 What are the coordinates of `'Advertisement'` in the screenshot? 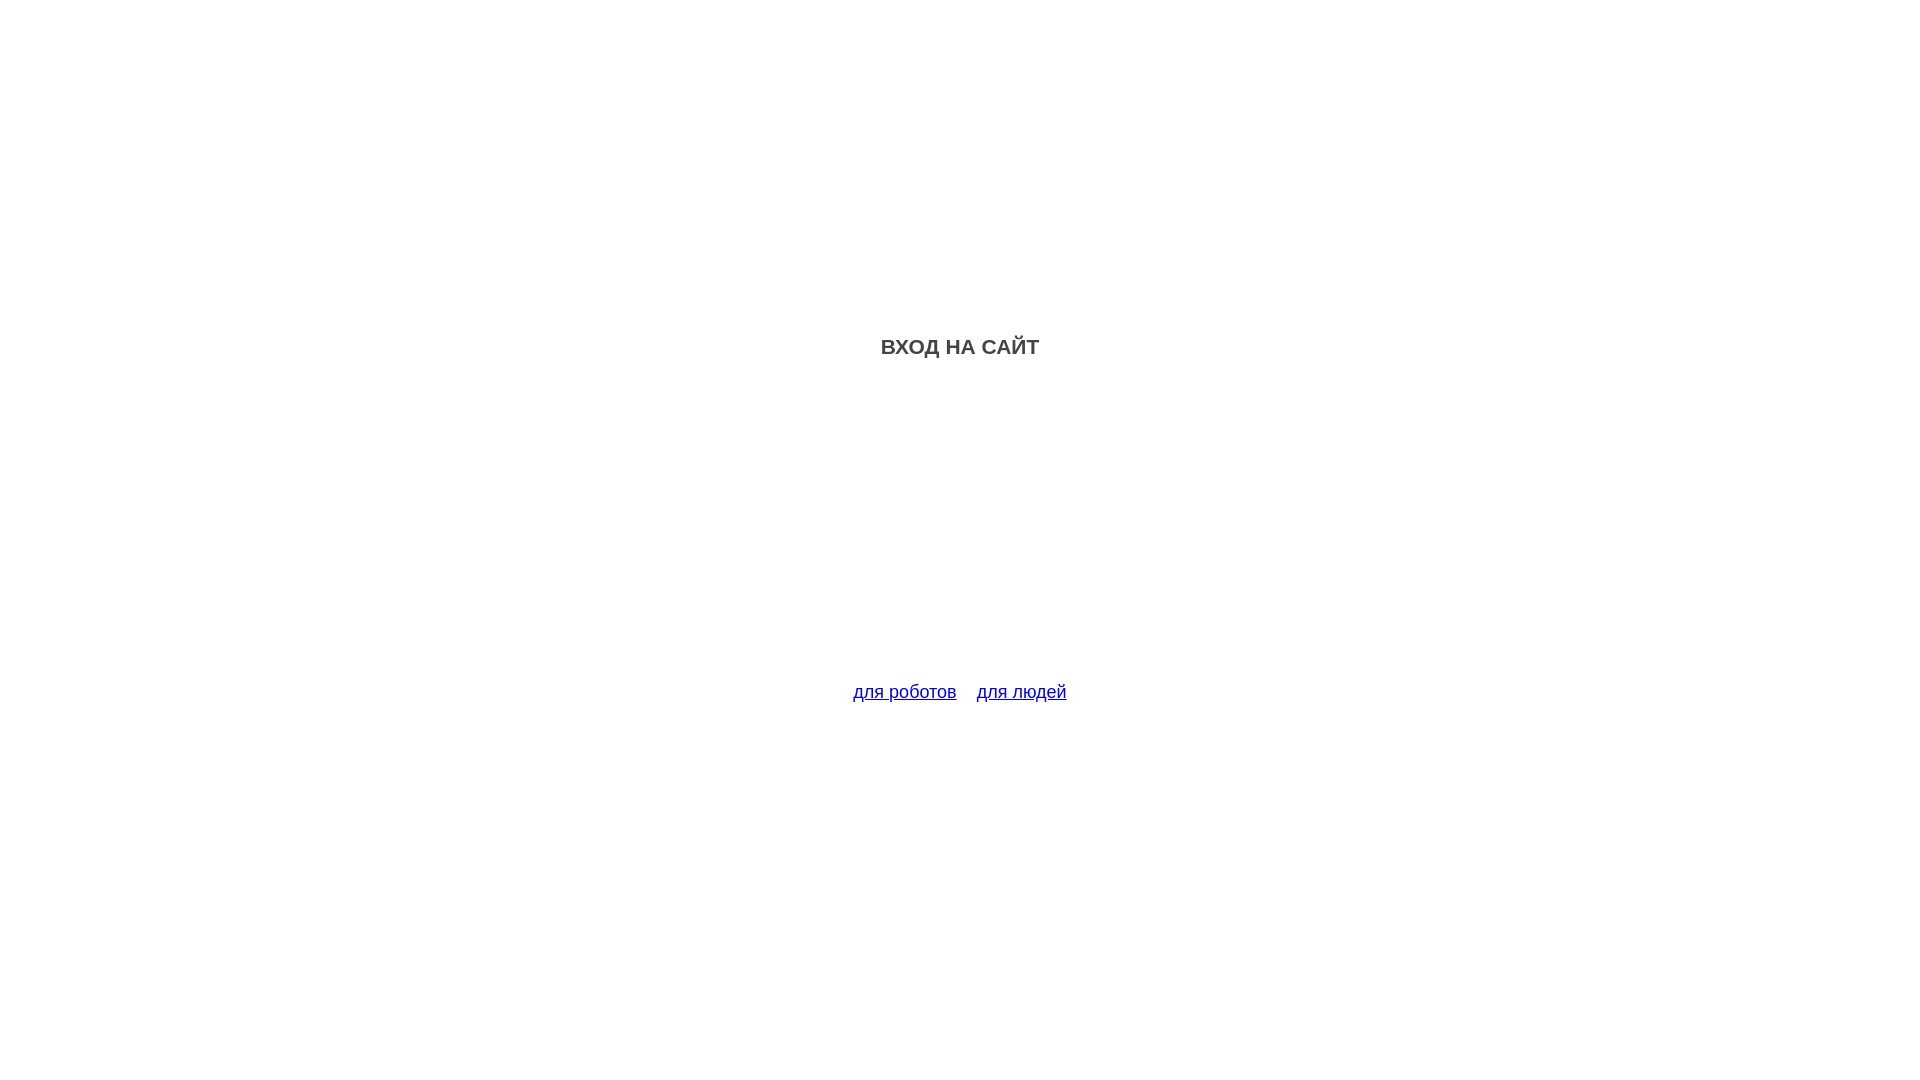 It's located at (960, 531).